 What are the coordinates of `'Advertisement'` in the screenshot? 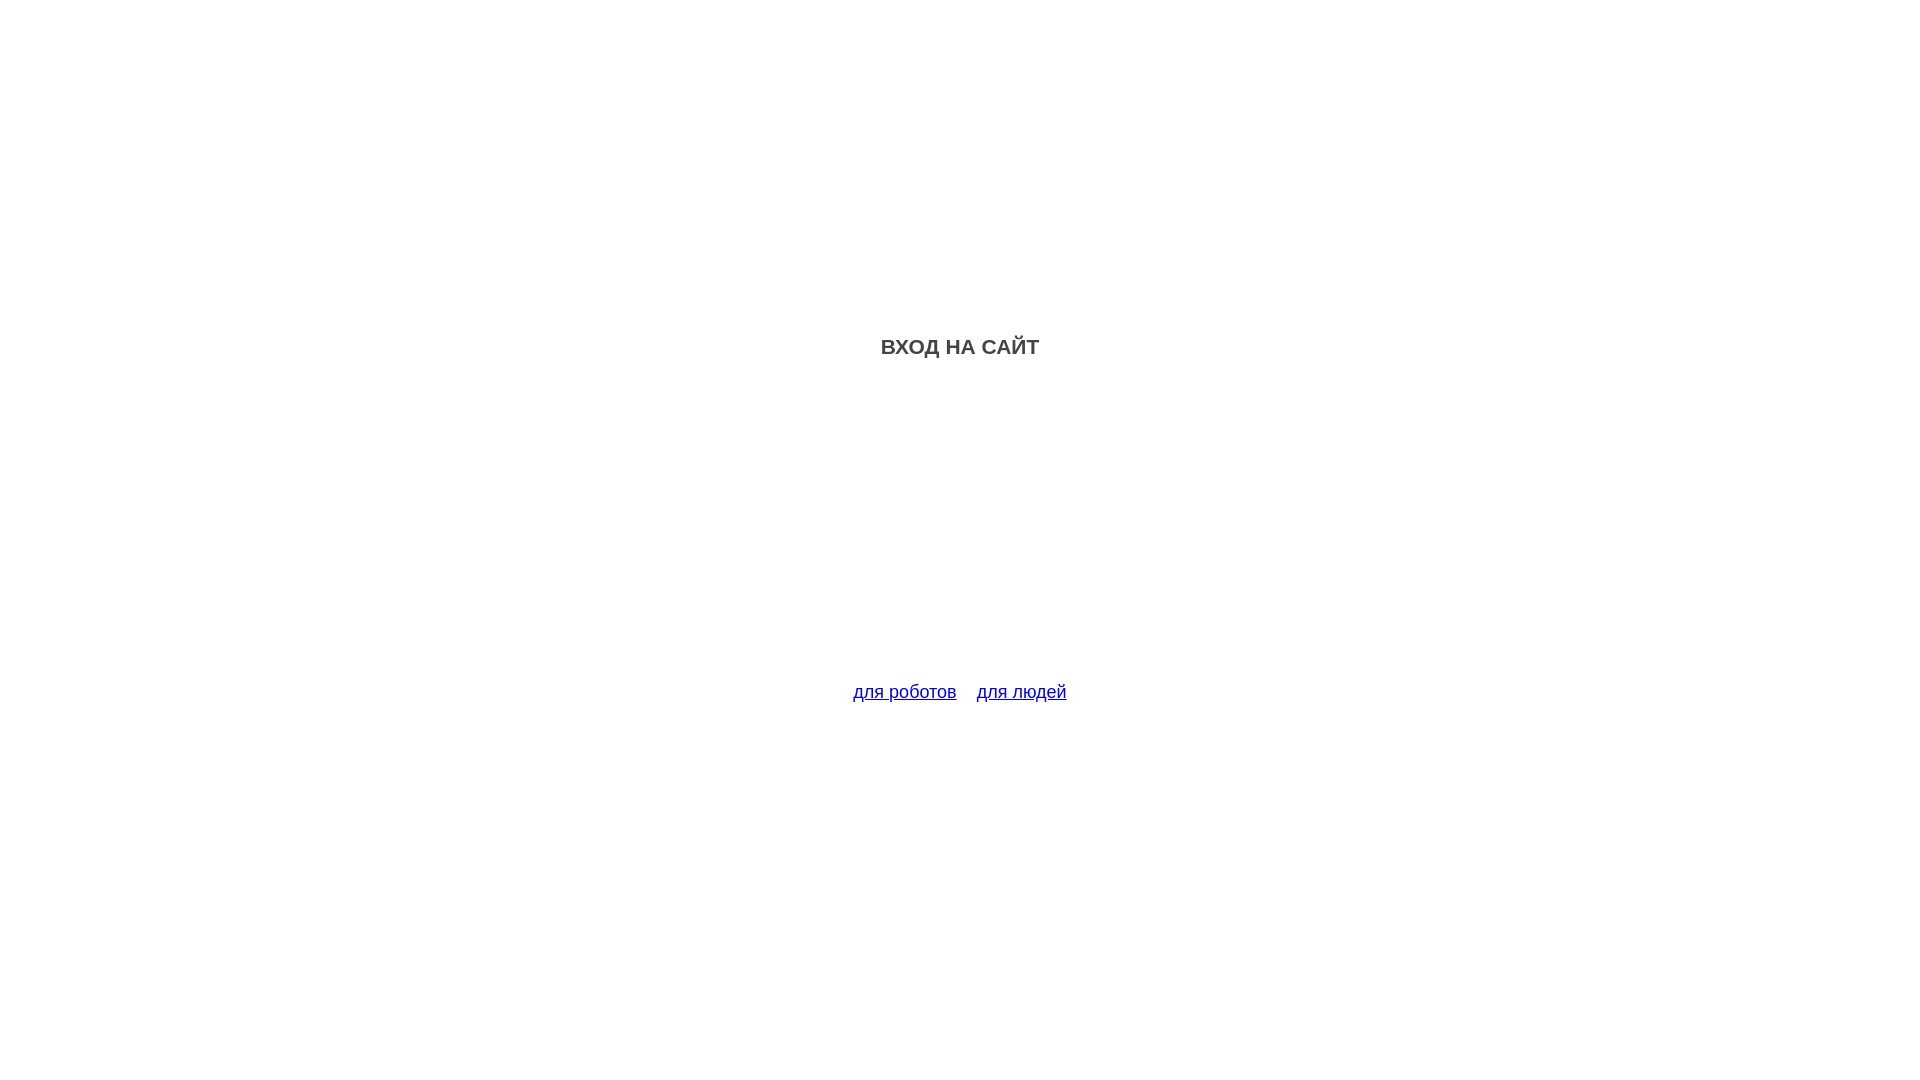 It's located at (960, 531).